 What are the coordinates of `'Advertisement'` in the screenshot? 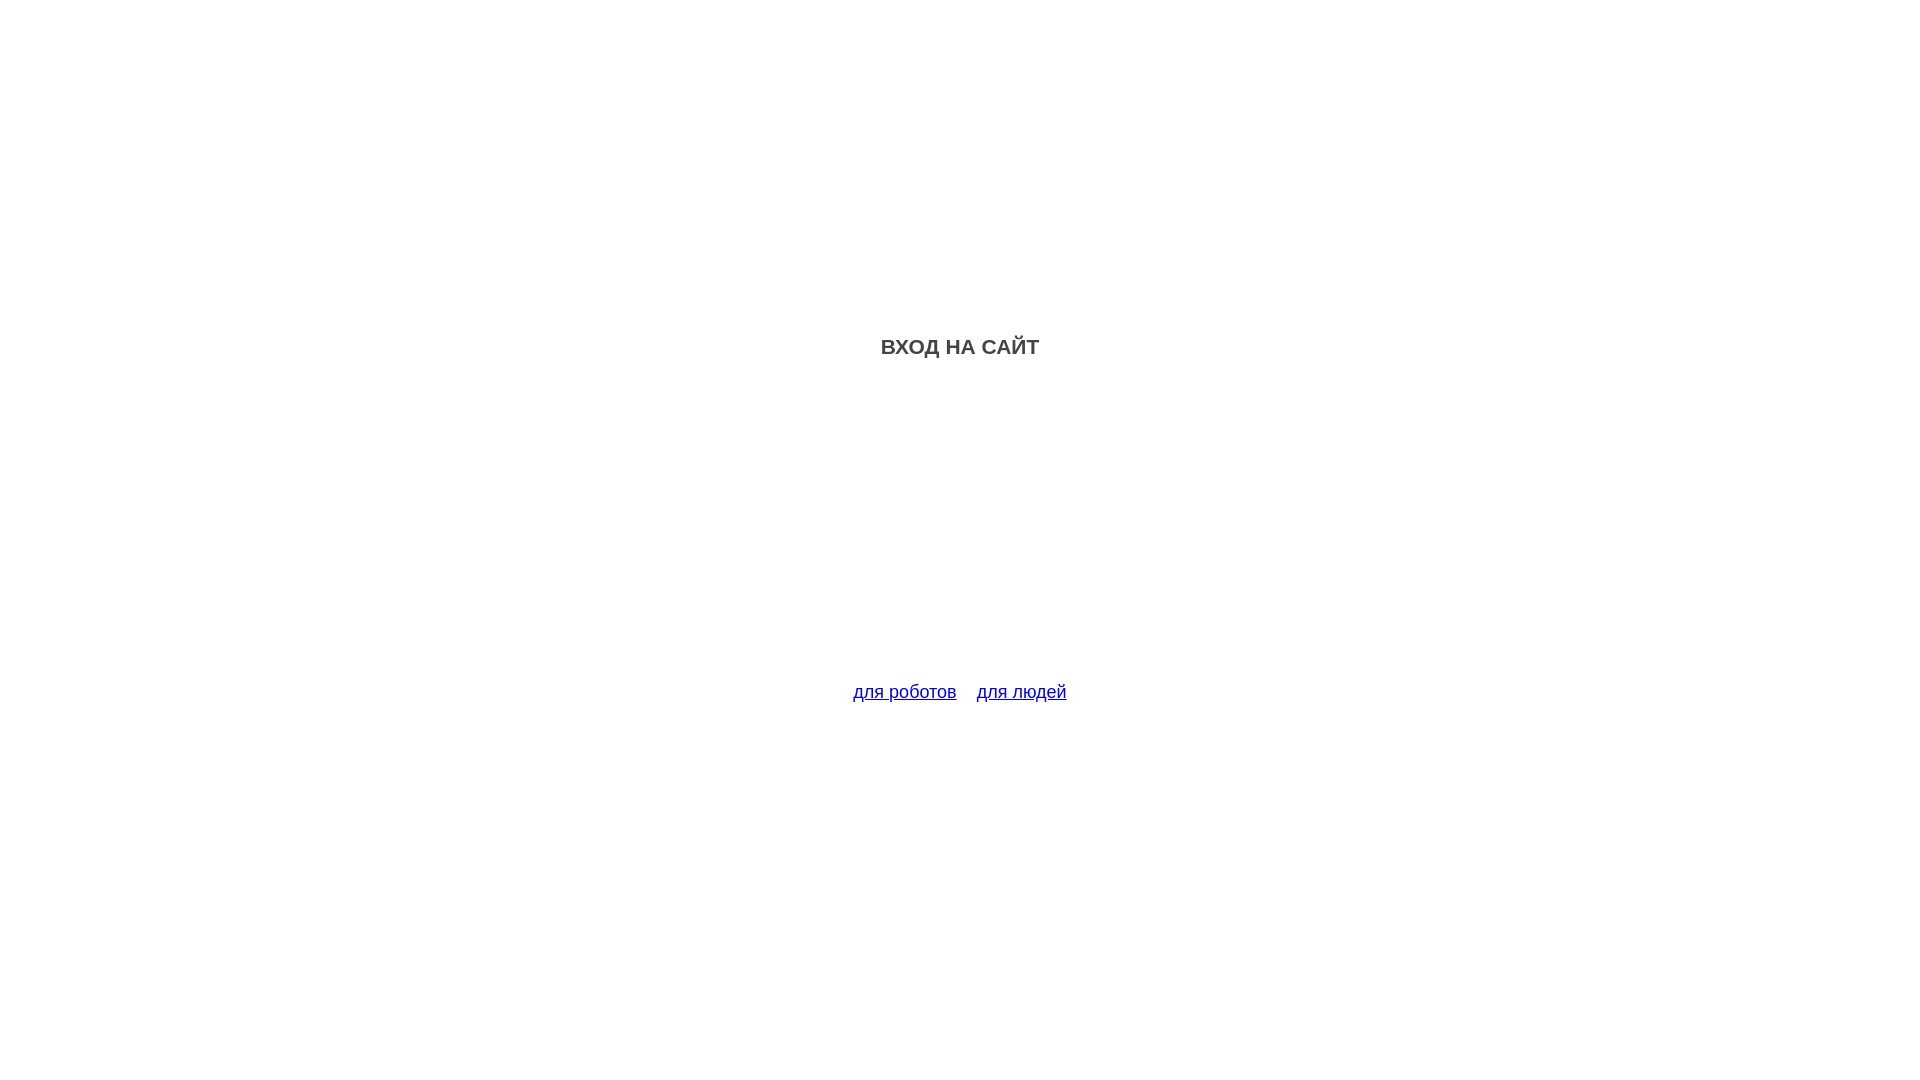 It's located at (960, 531).